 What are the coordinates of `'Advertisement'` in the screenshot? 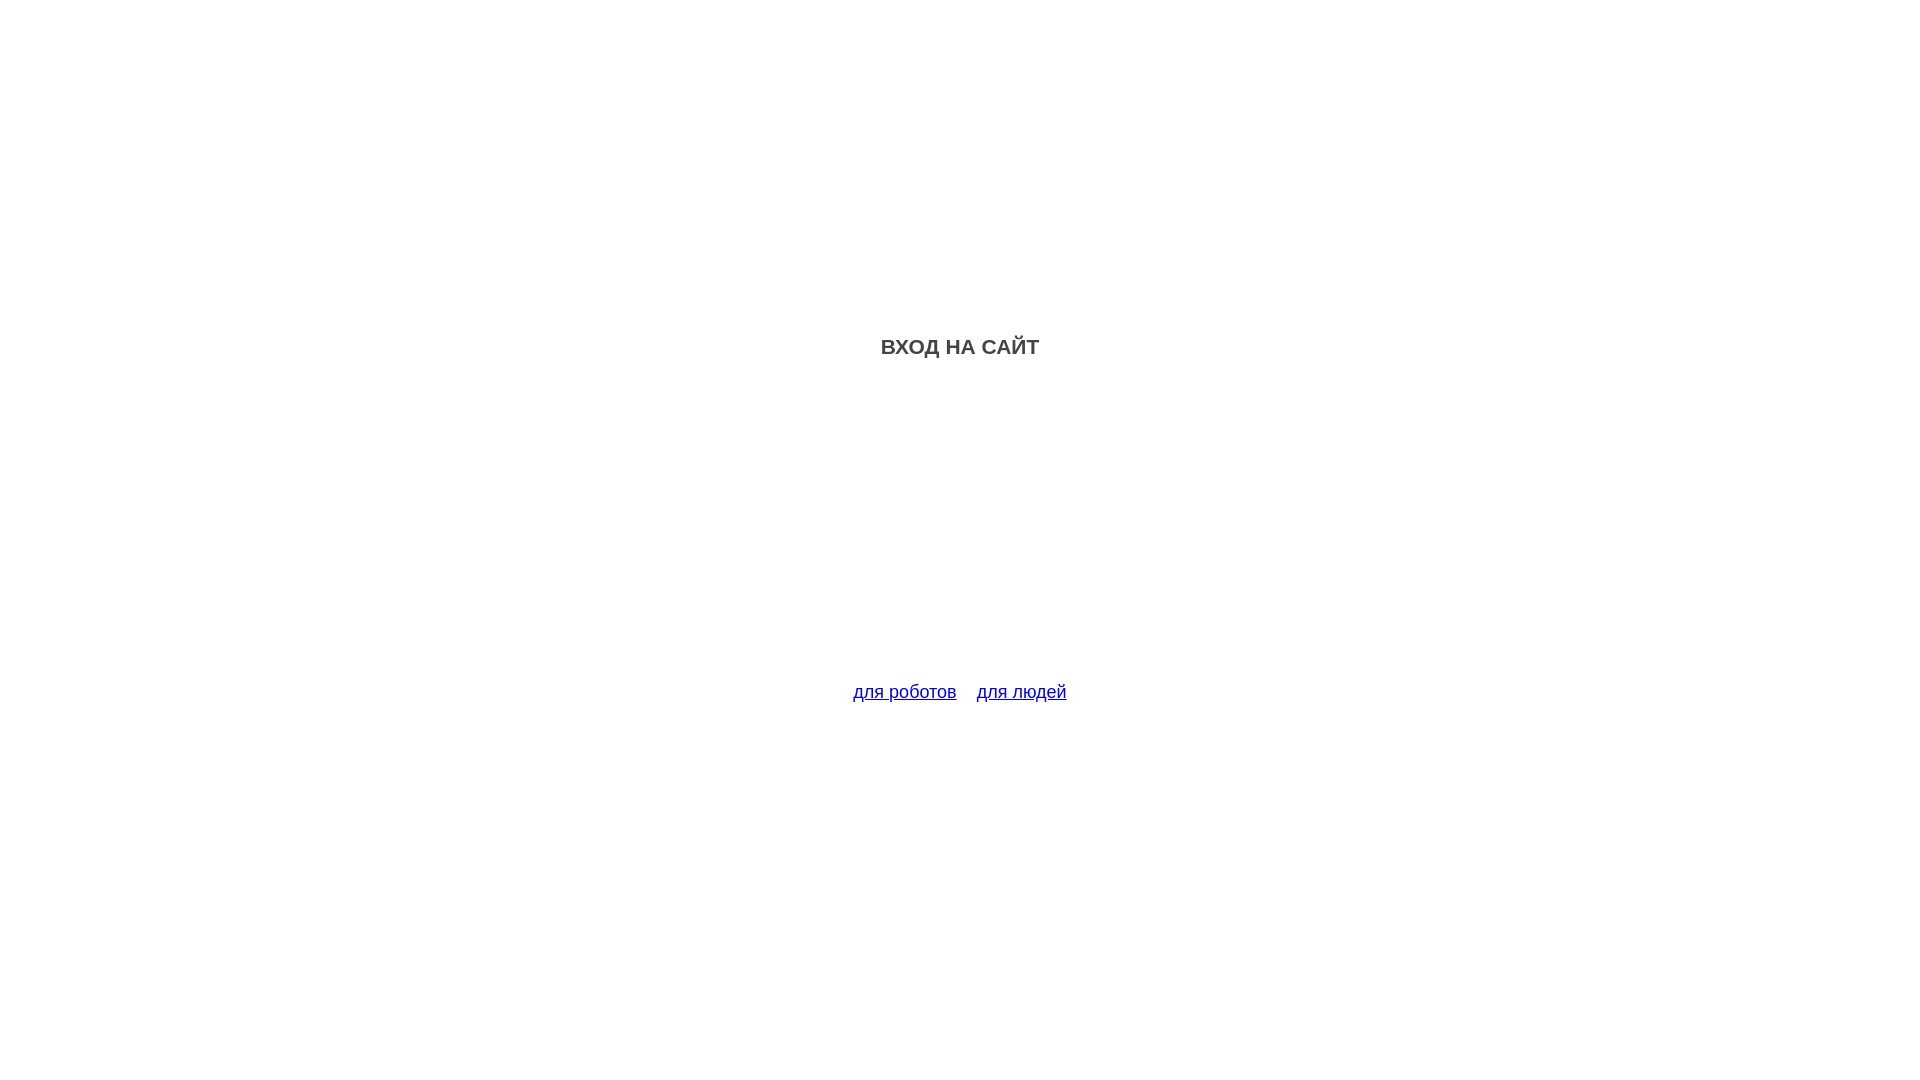 It's located at (960, 531).